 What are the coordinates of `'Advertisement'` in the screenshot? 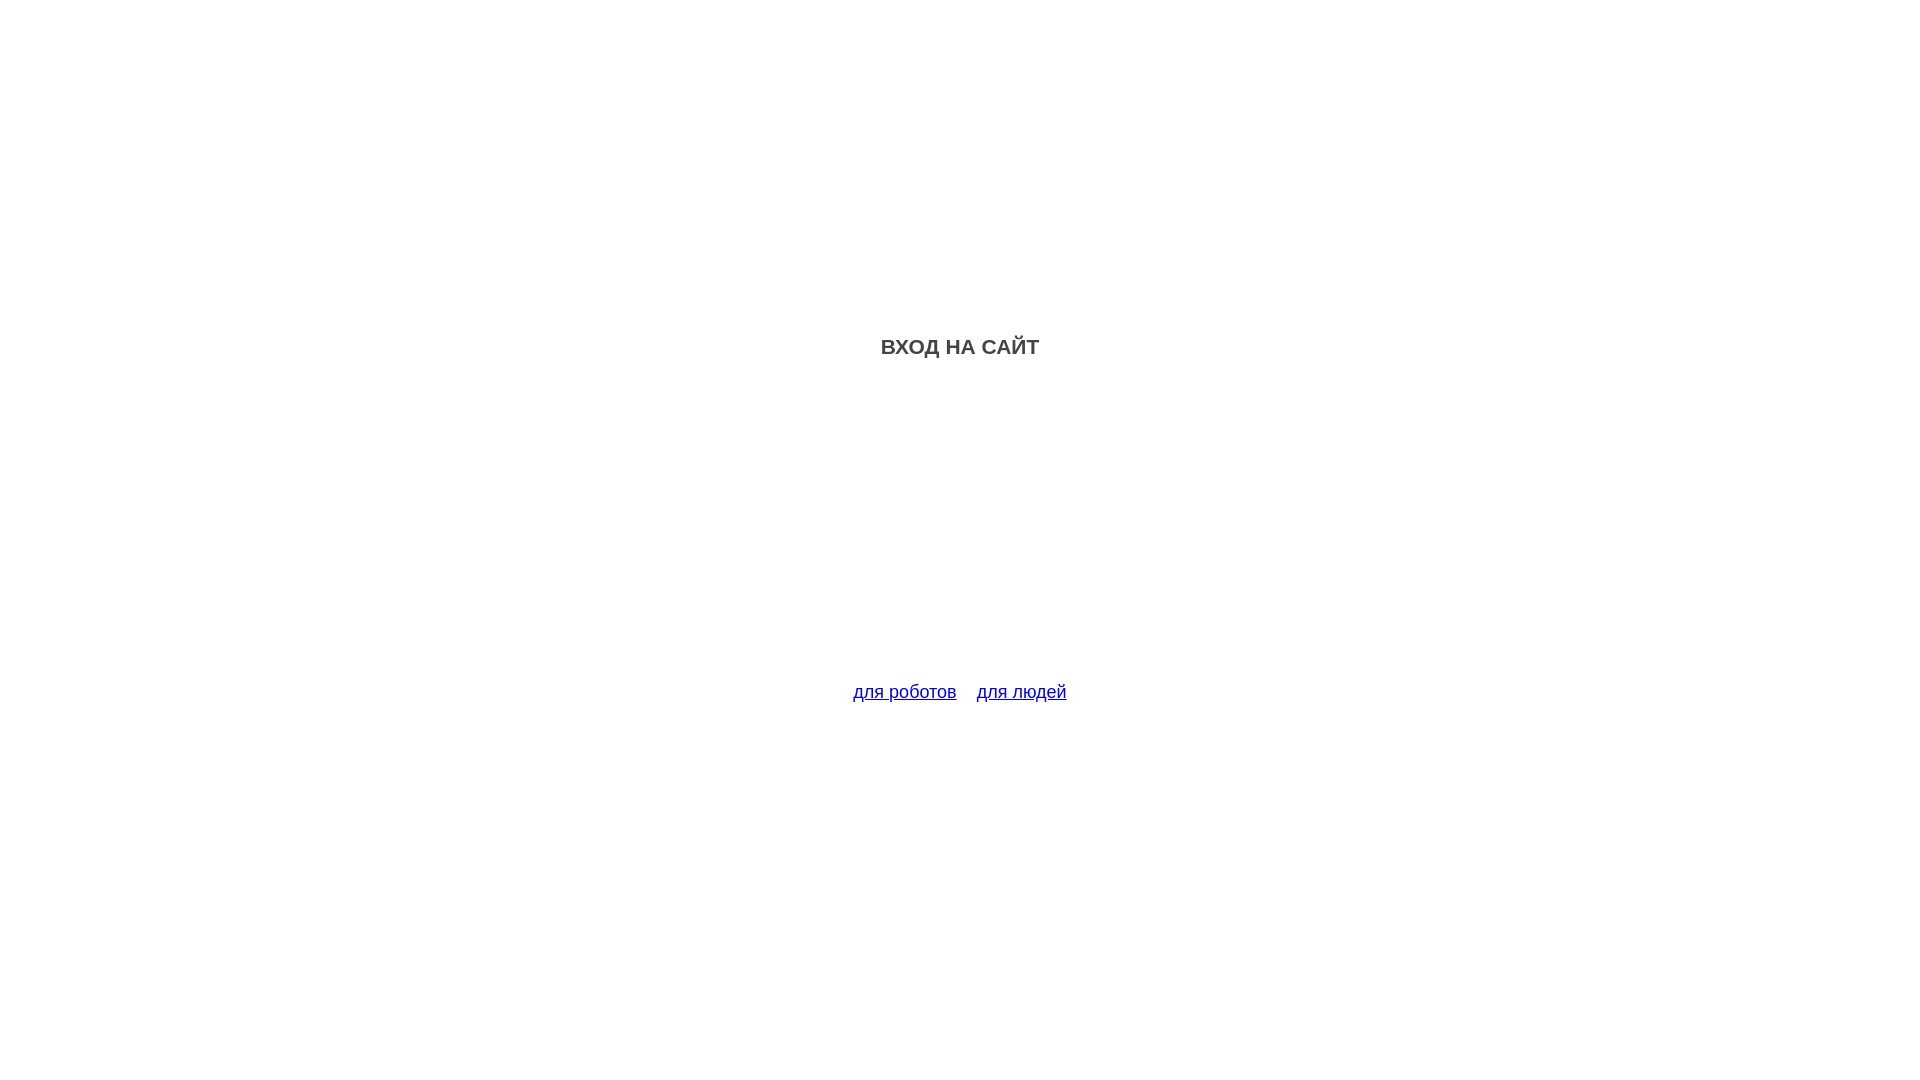 It's located at (960, 531).